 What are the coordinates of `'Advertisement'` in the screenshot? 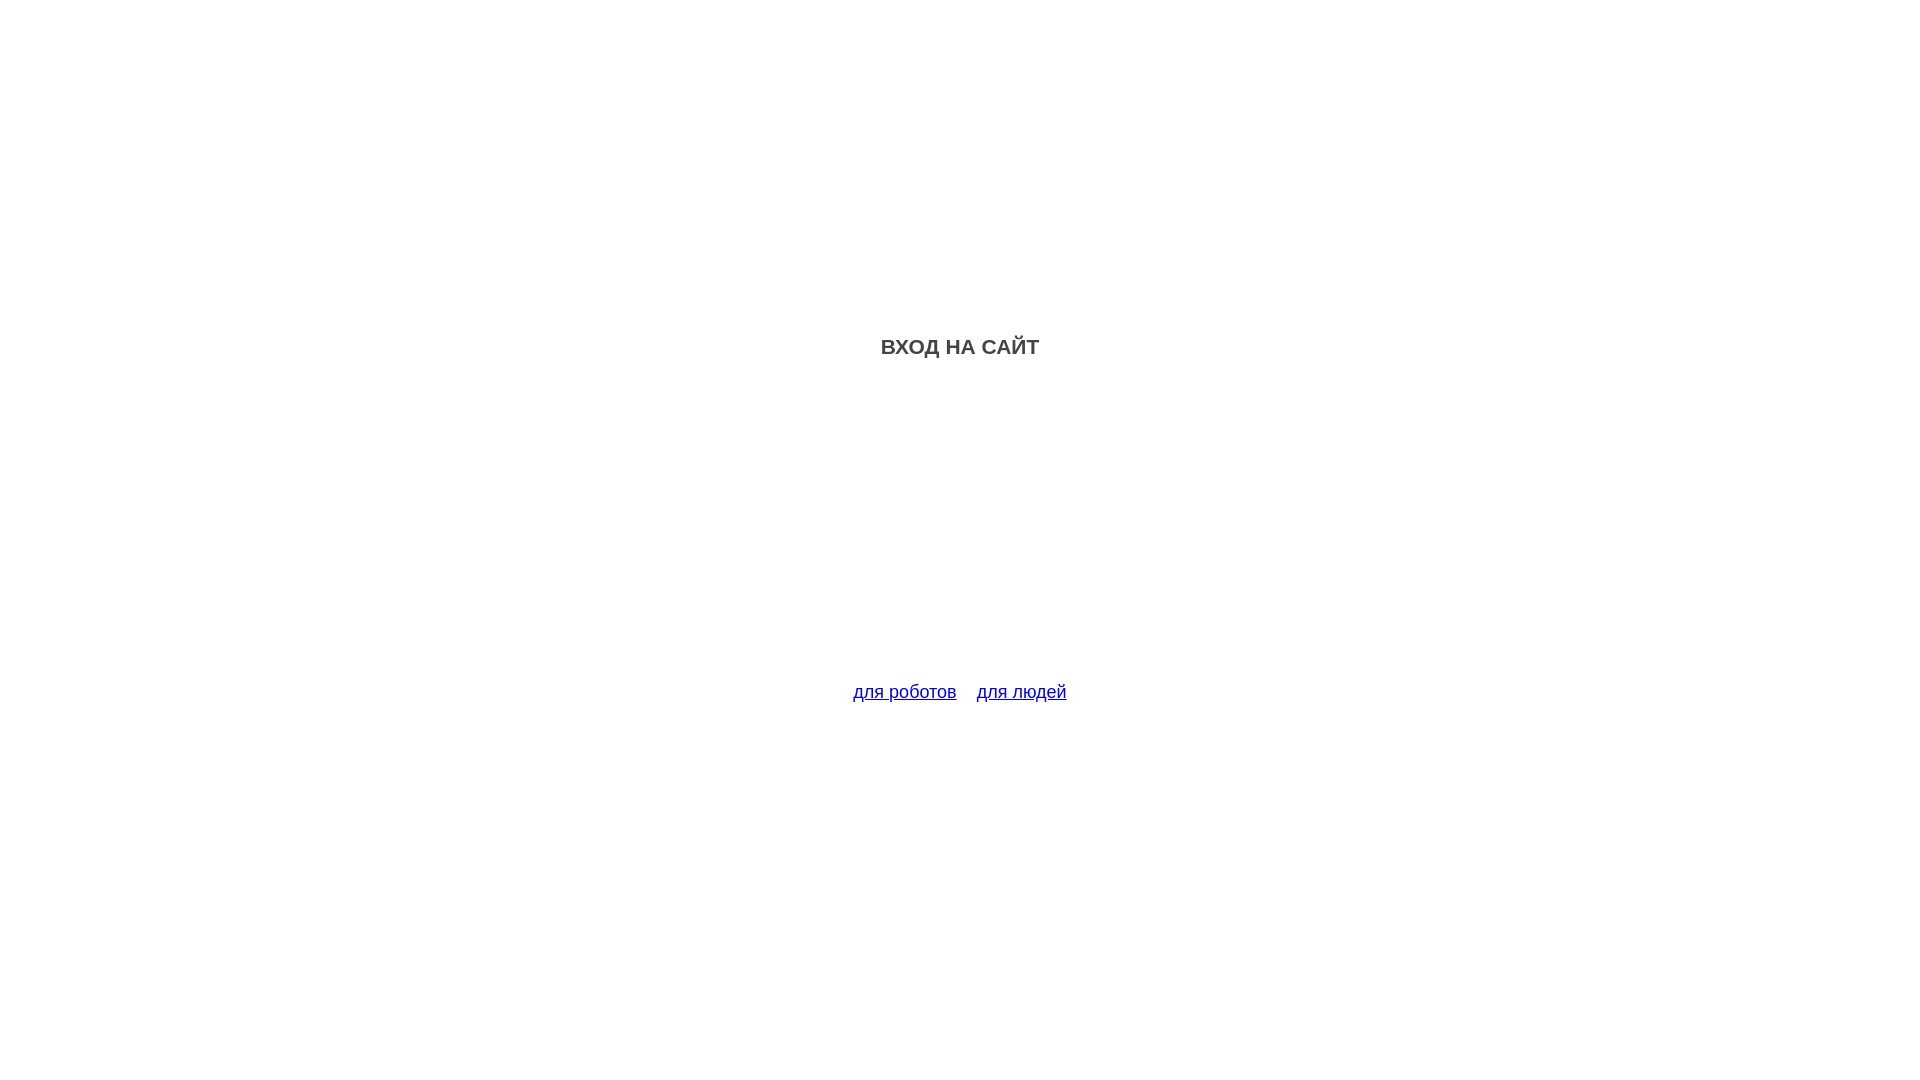 It's located at (960, 531).